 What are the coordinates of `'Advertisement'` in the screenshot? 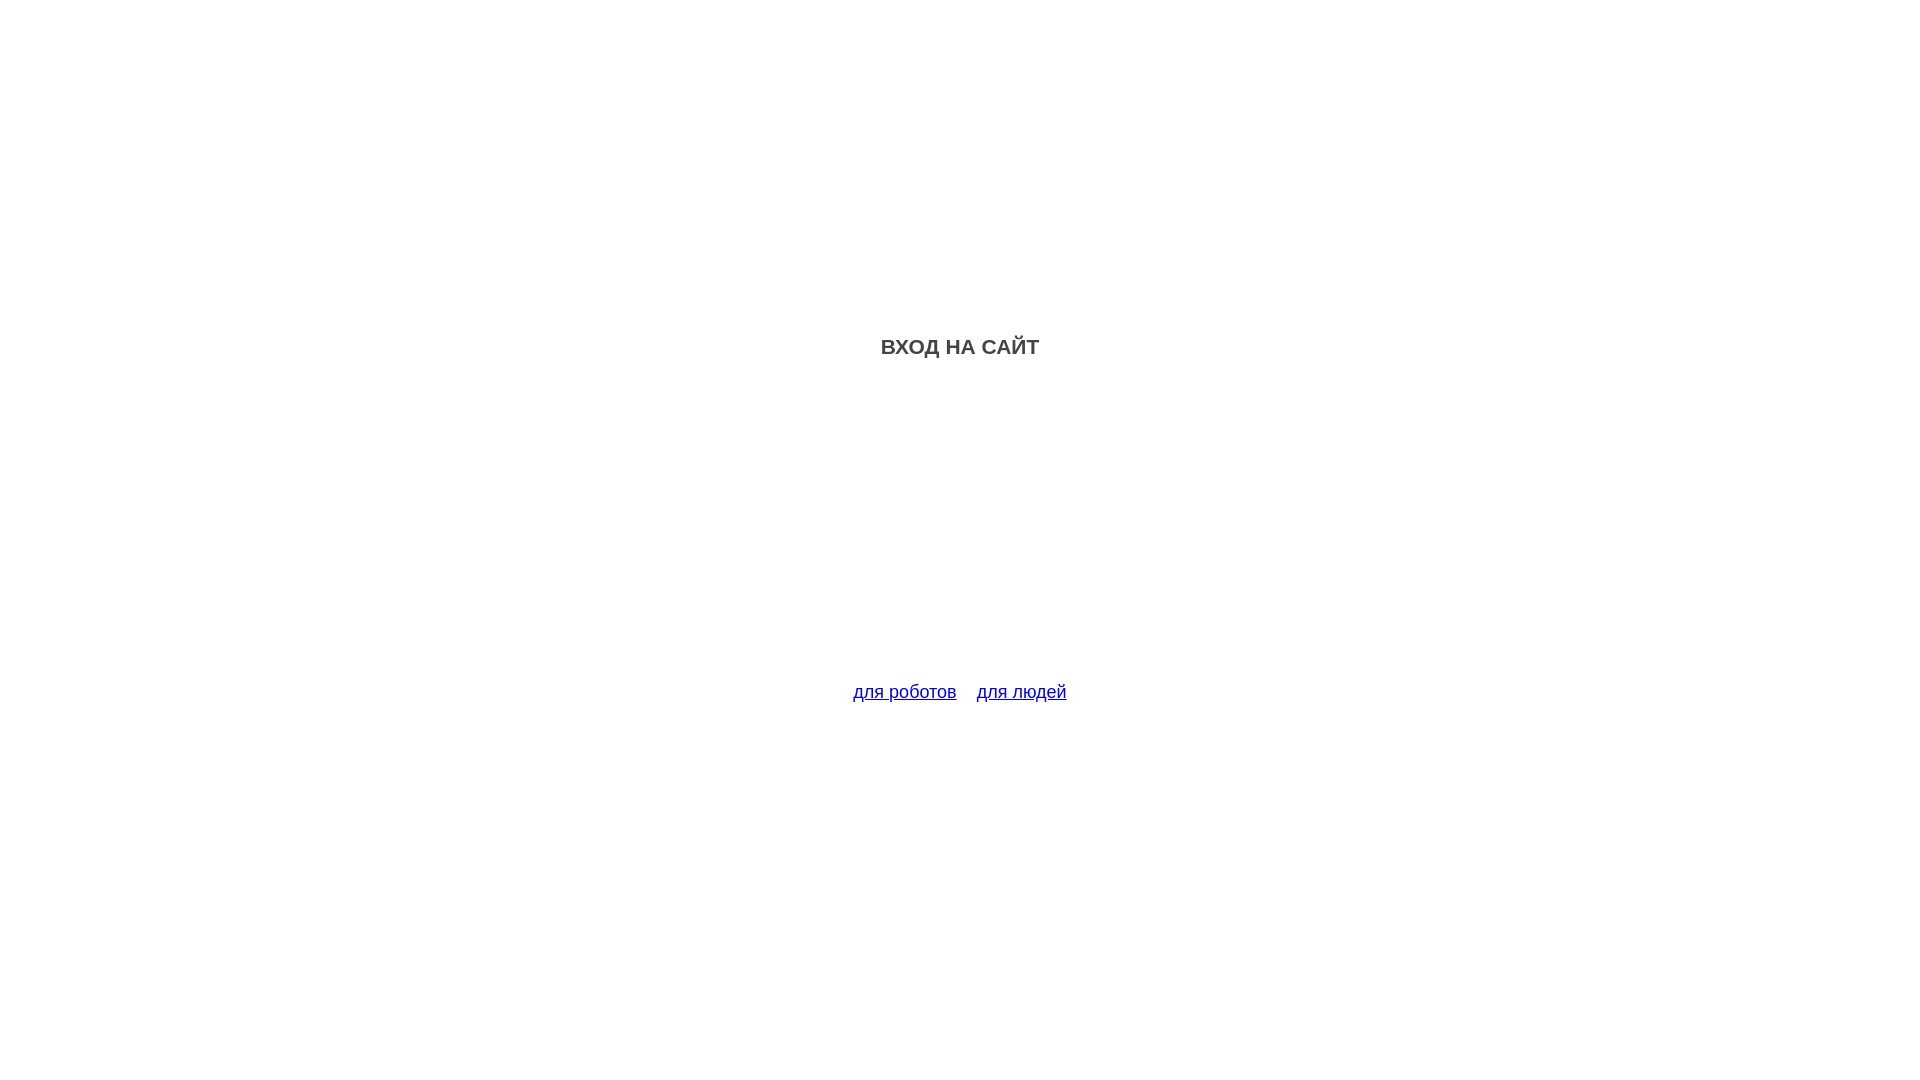 It's located at (960, 531).